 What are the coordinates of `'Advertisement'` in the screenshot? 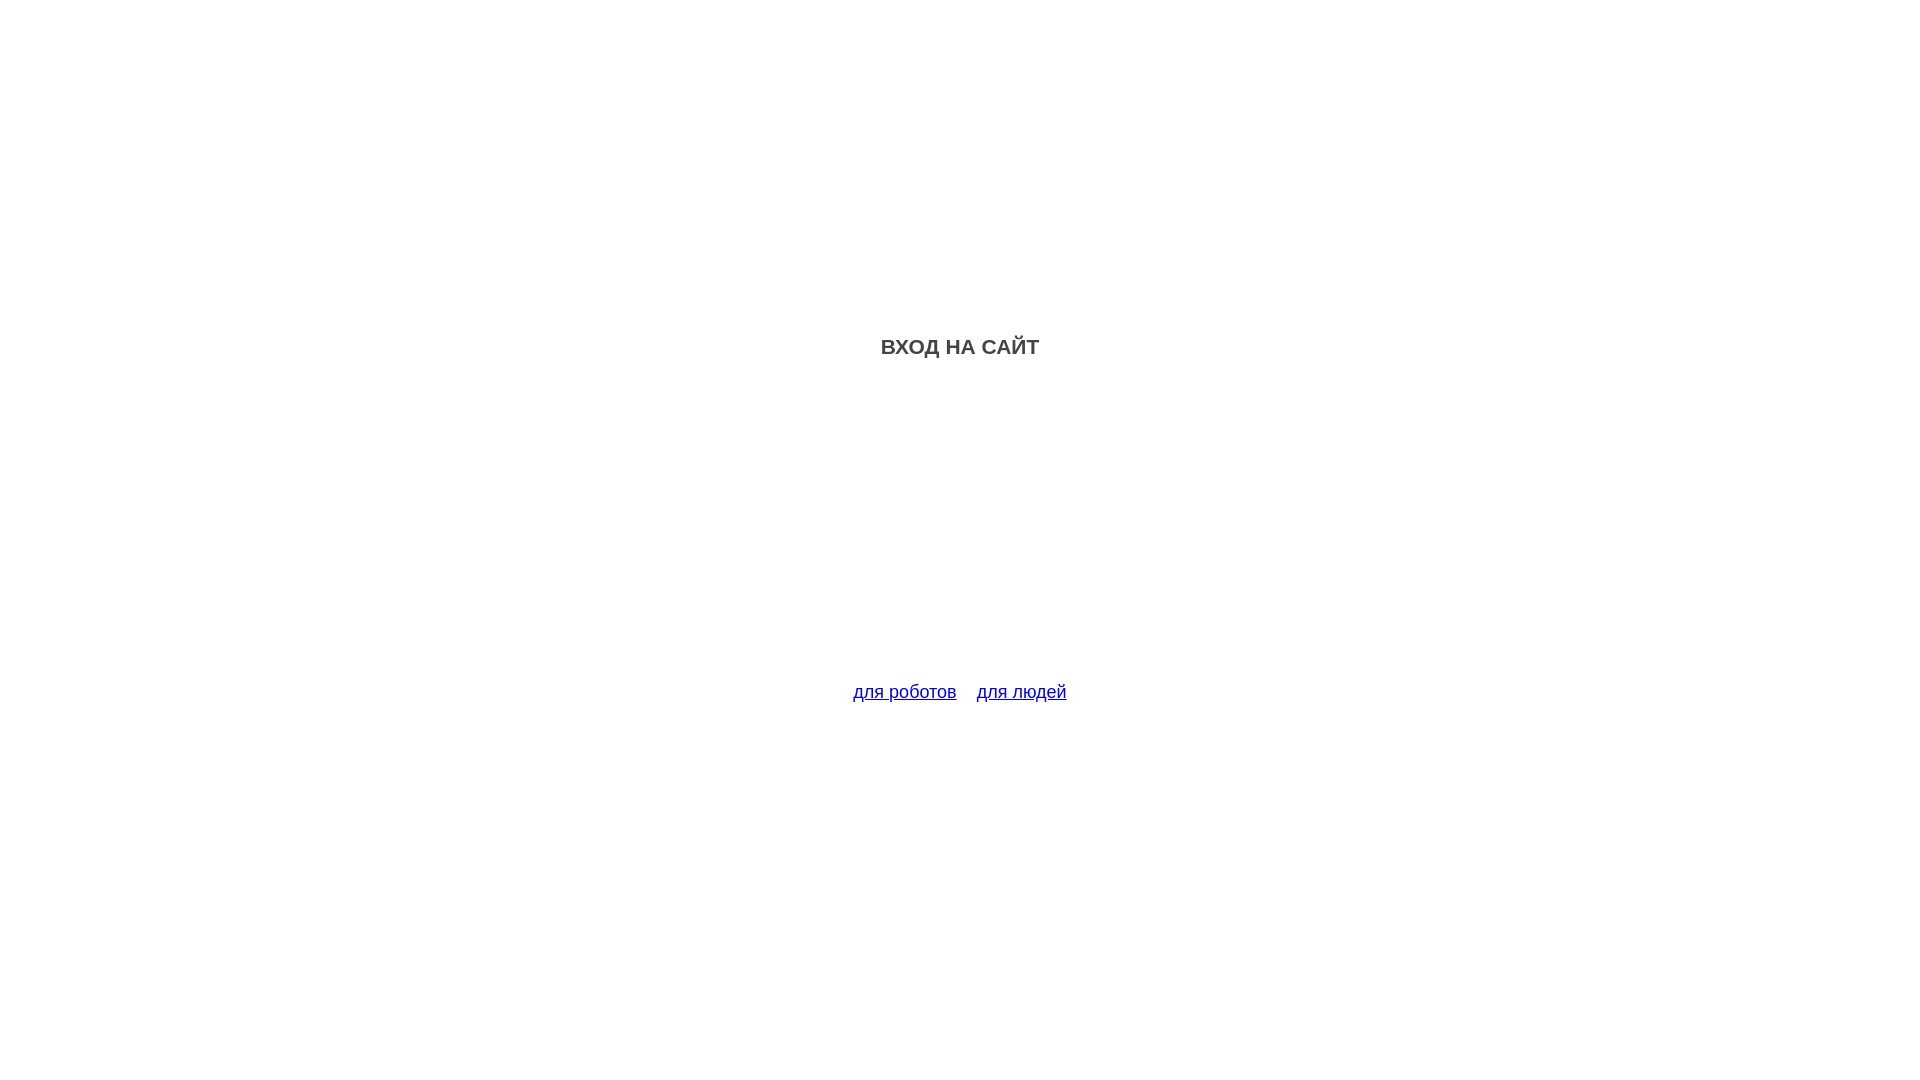 It's located at (960, 531).